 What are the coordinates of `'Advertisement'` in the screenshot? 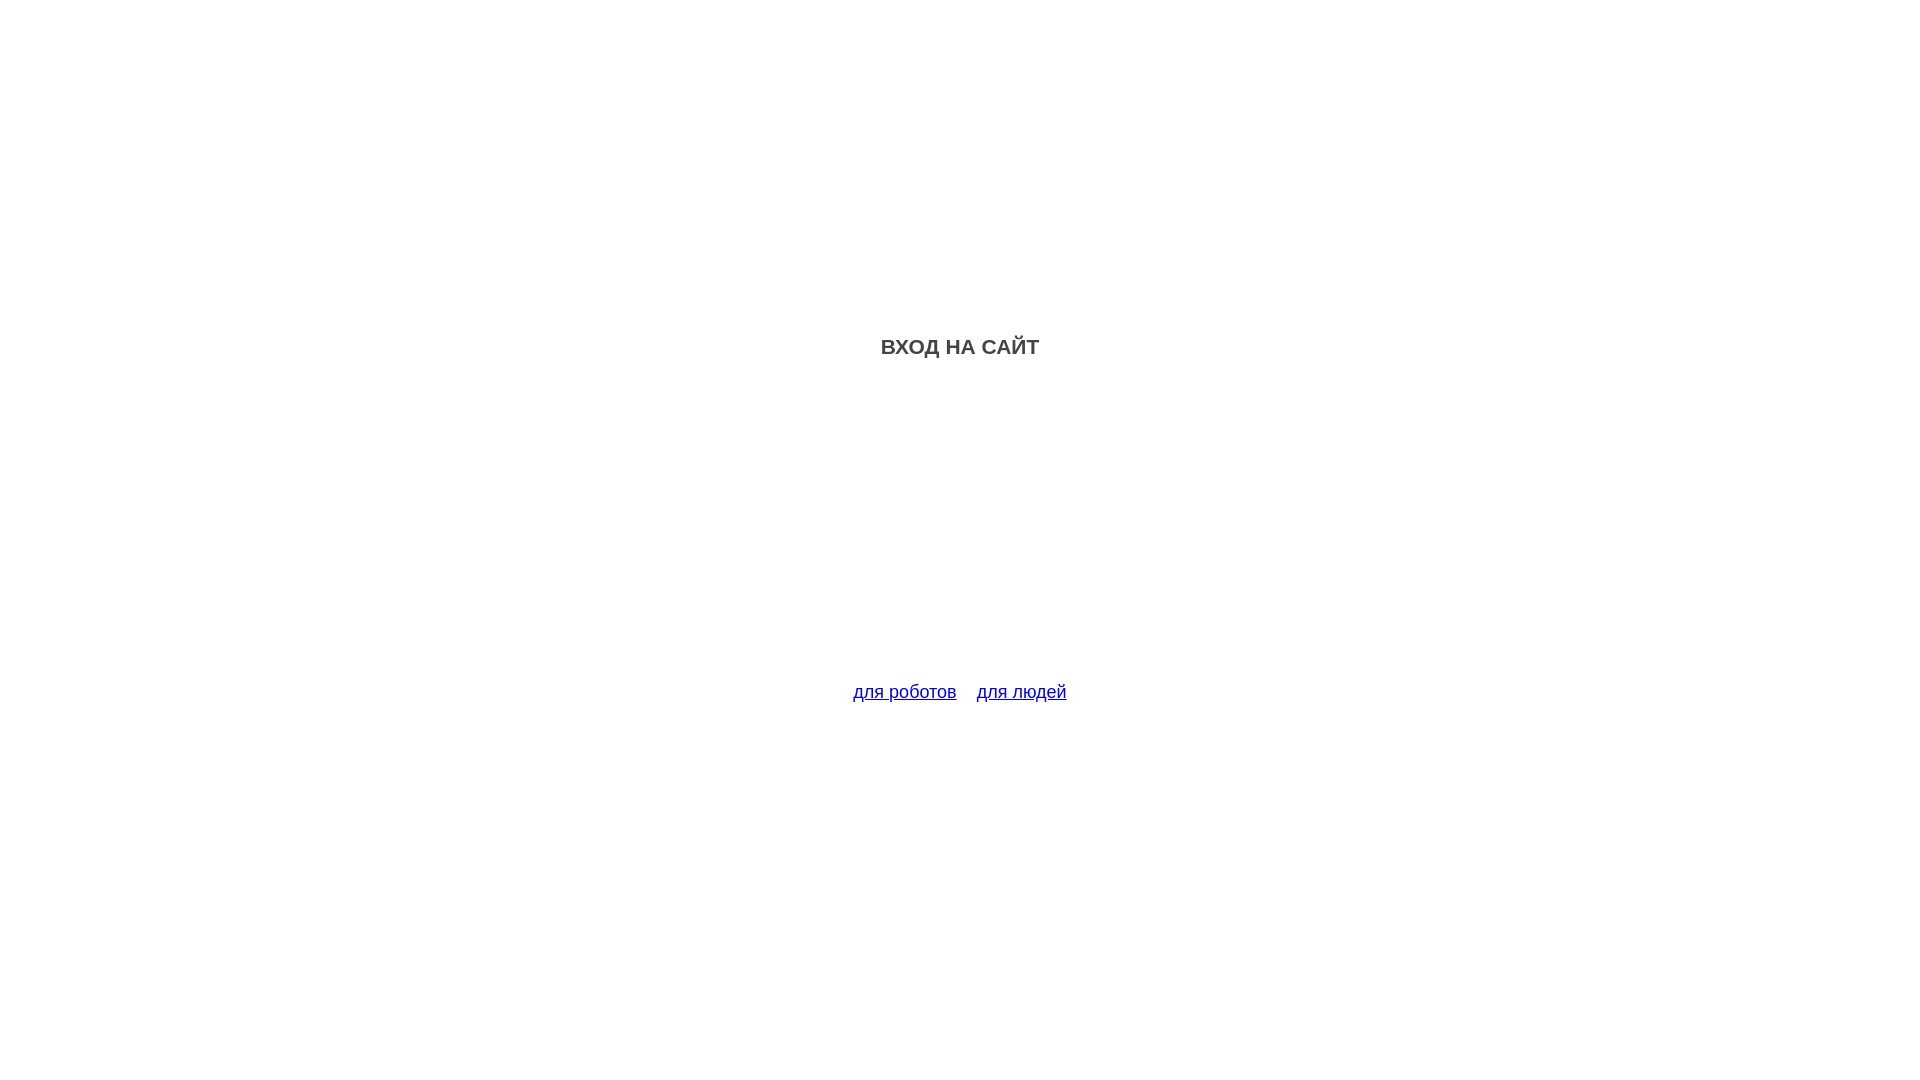 It's located at (960, 531).